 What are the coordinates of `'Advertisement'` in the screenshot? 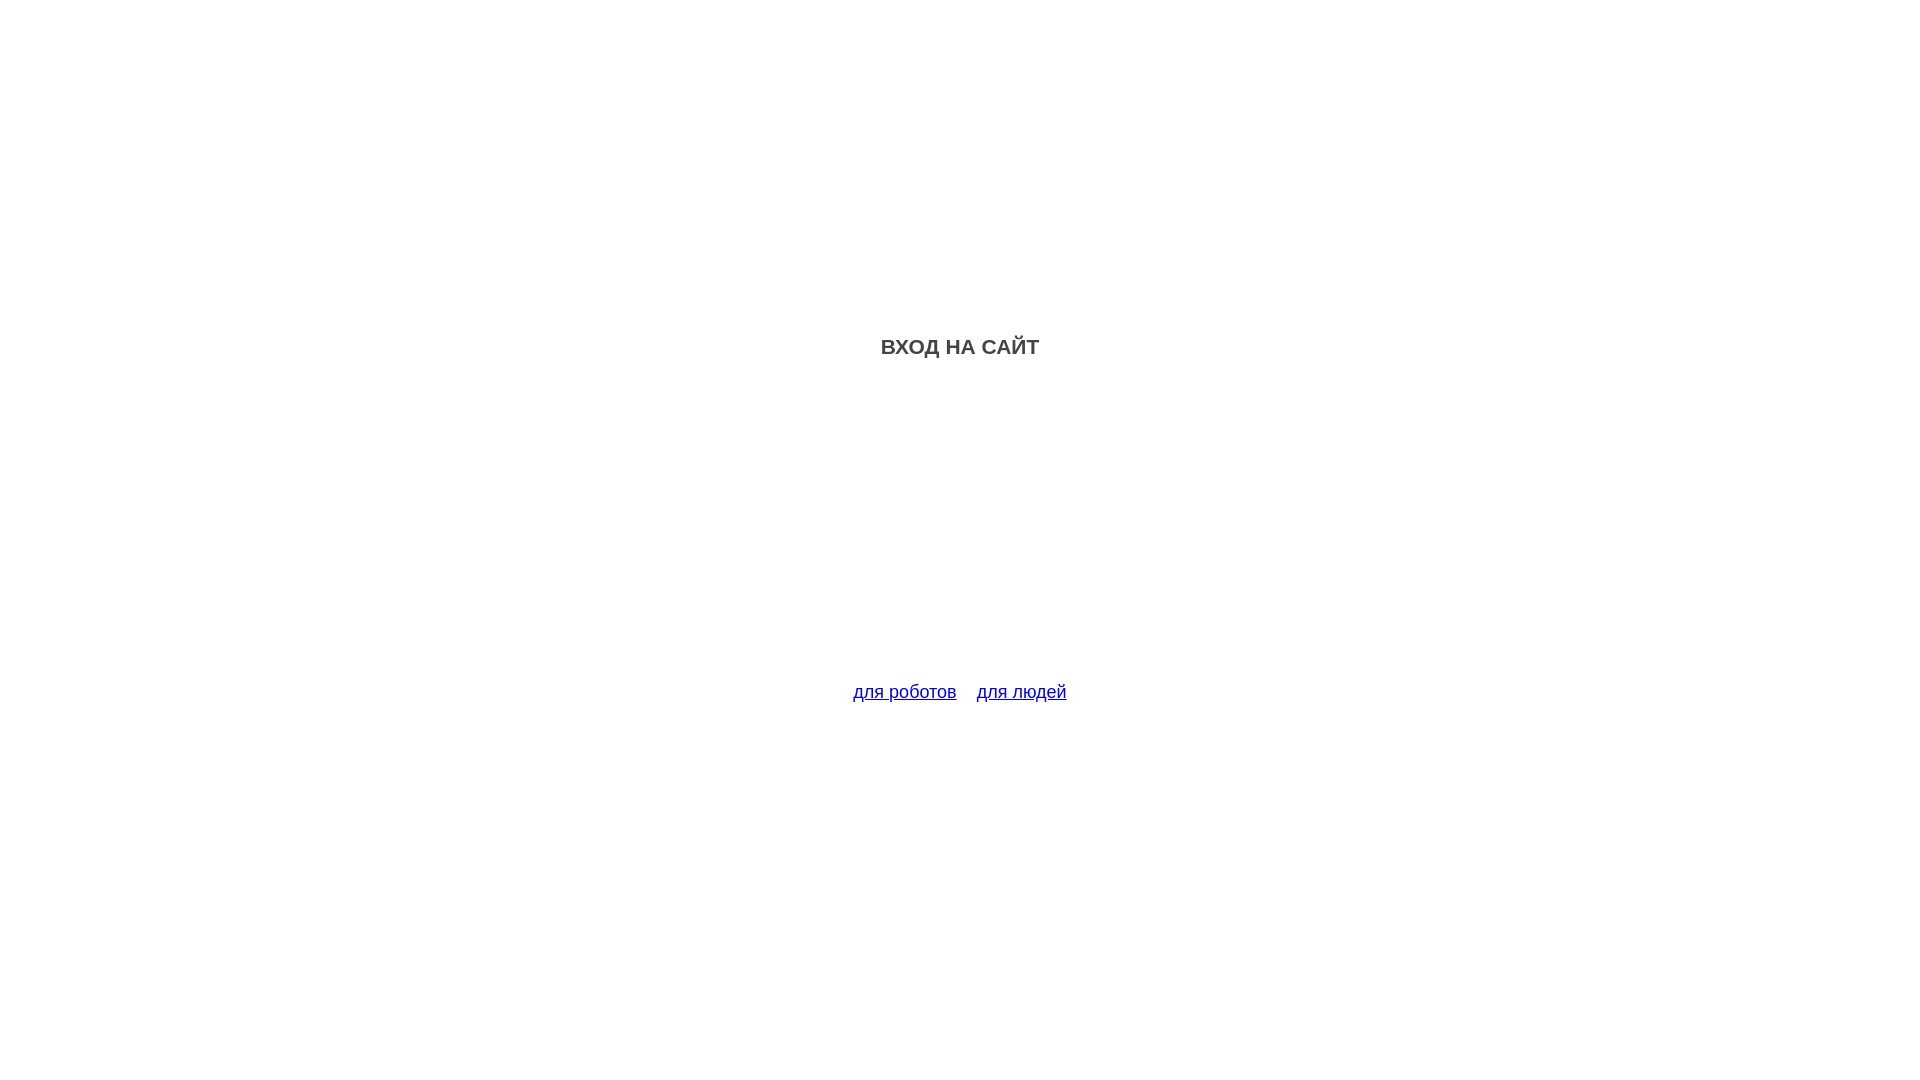 It's located at (960, 531).